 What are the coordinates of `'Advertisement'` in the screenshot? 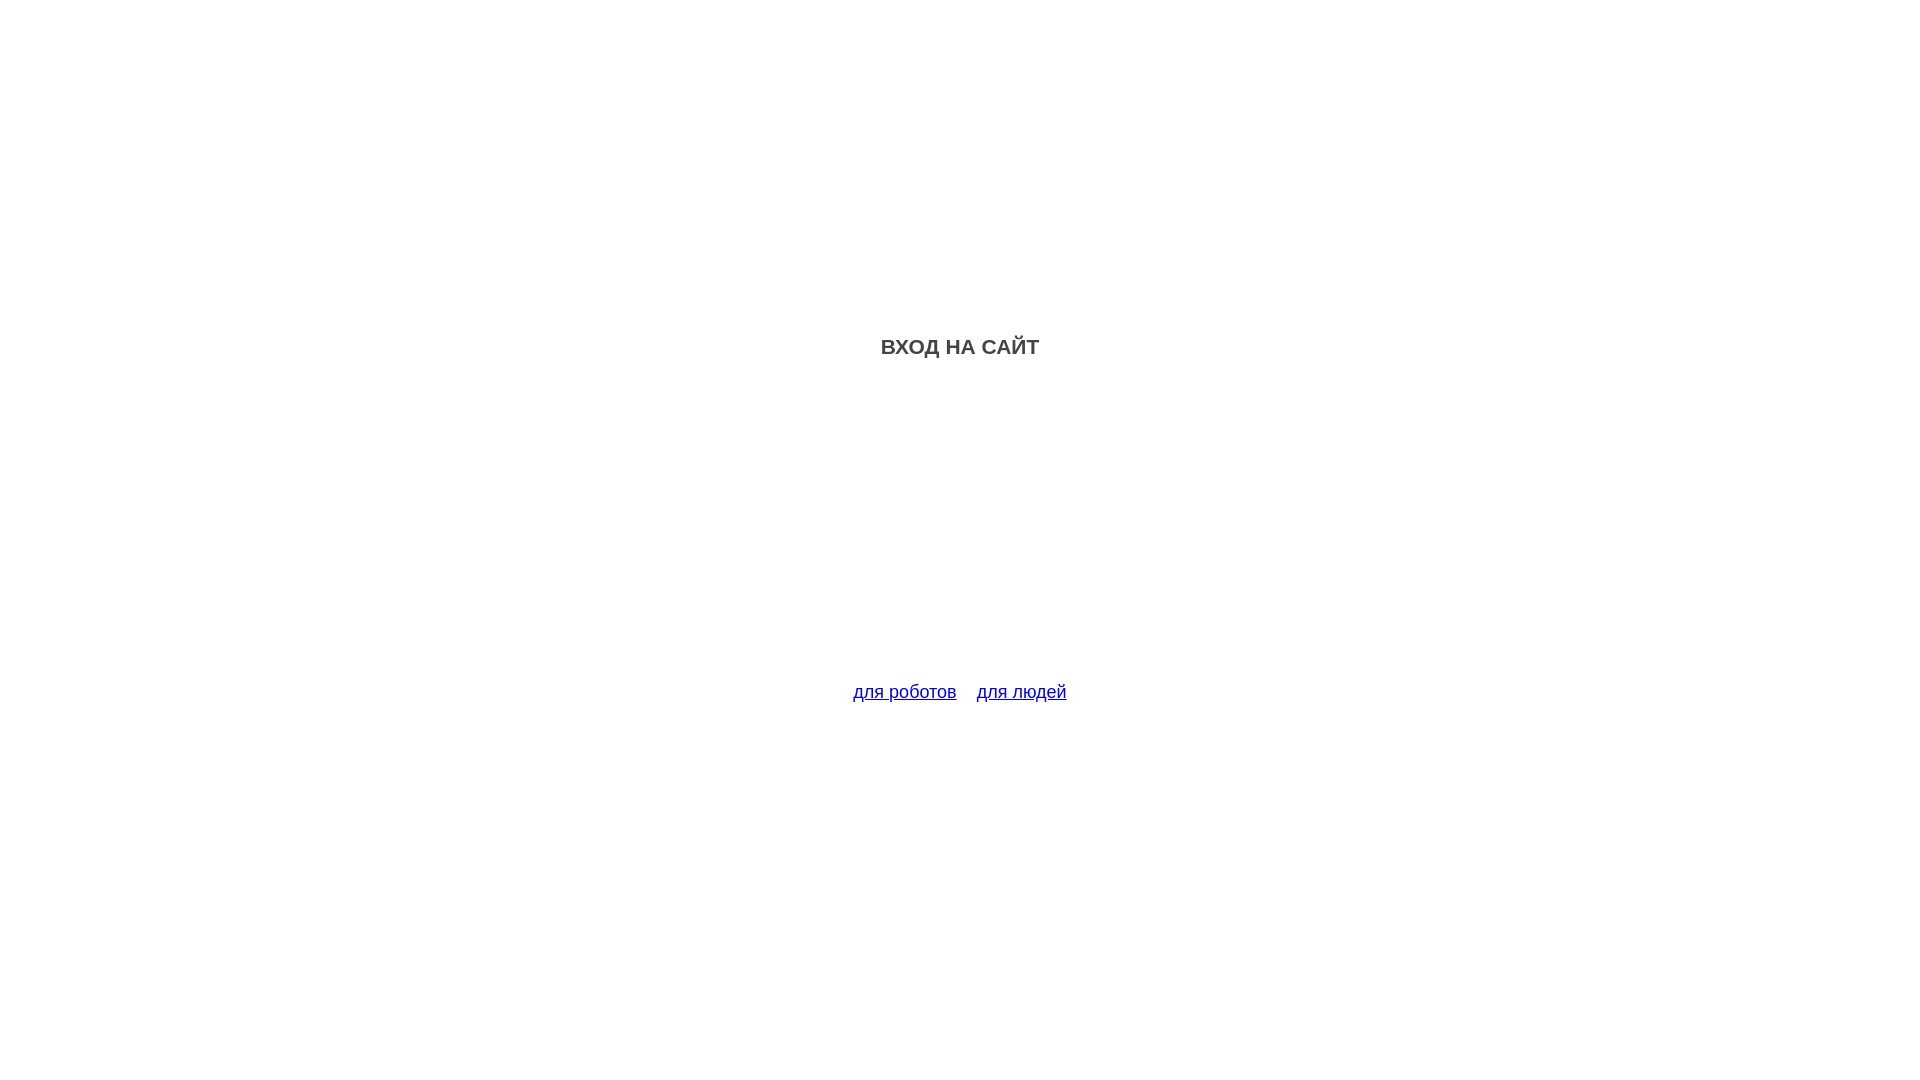 It's located at (960, 531).